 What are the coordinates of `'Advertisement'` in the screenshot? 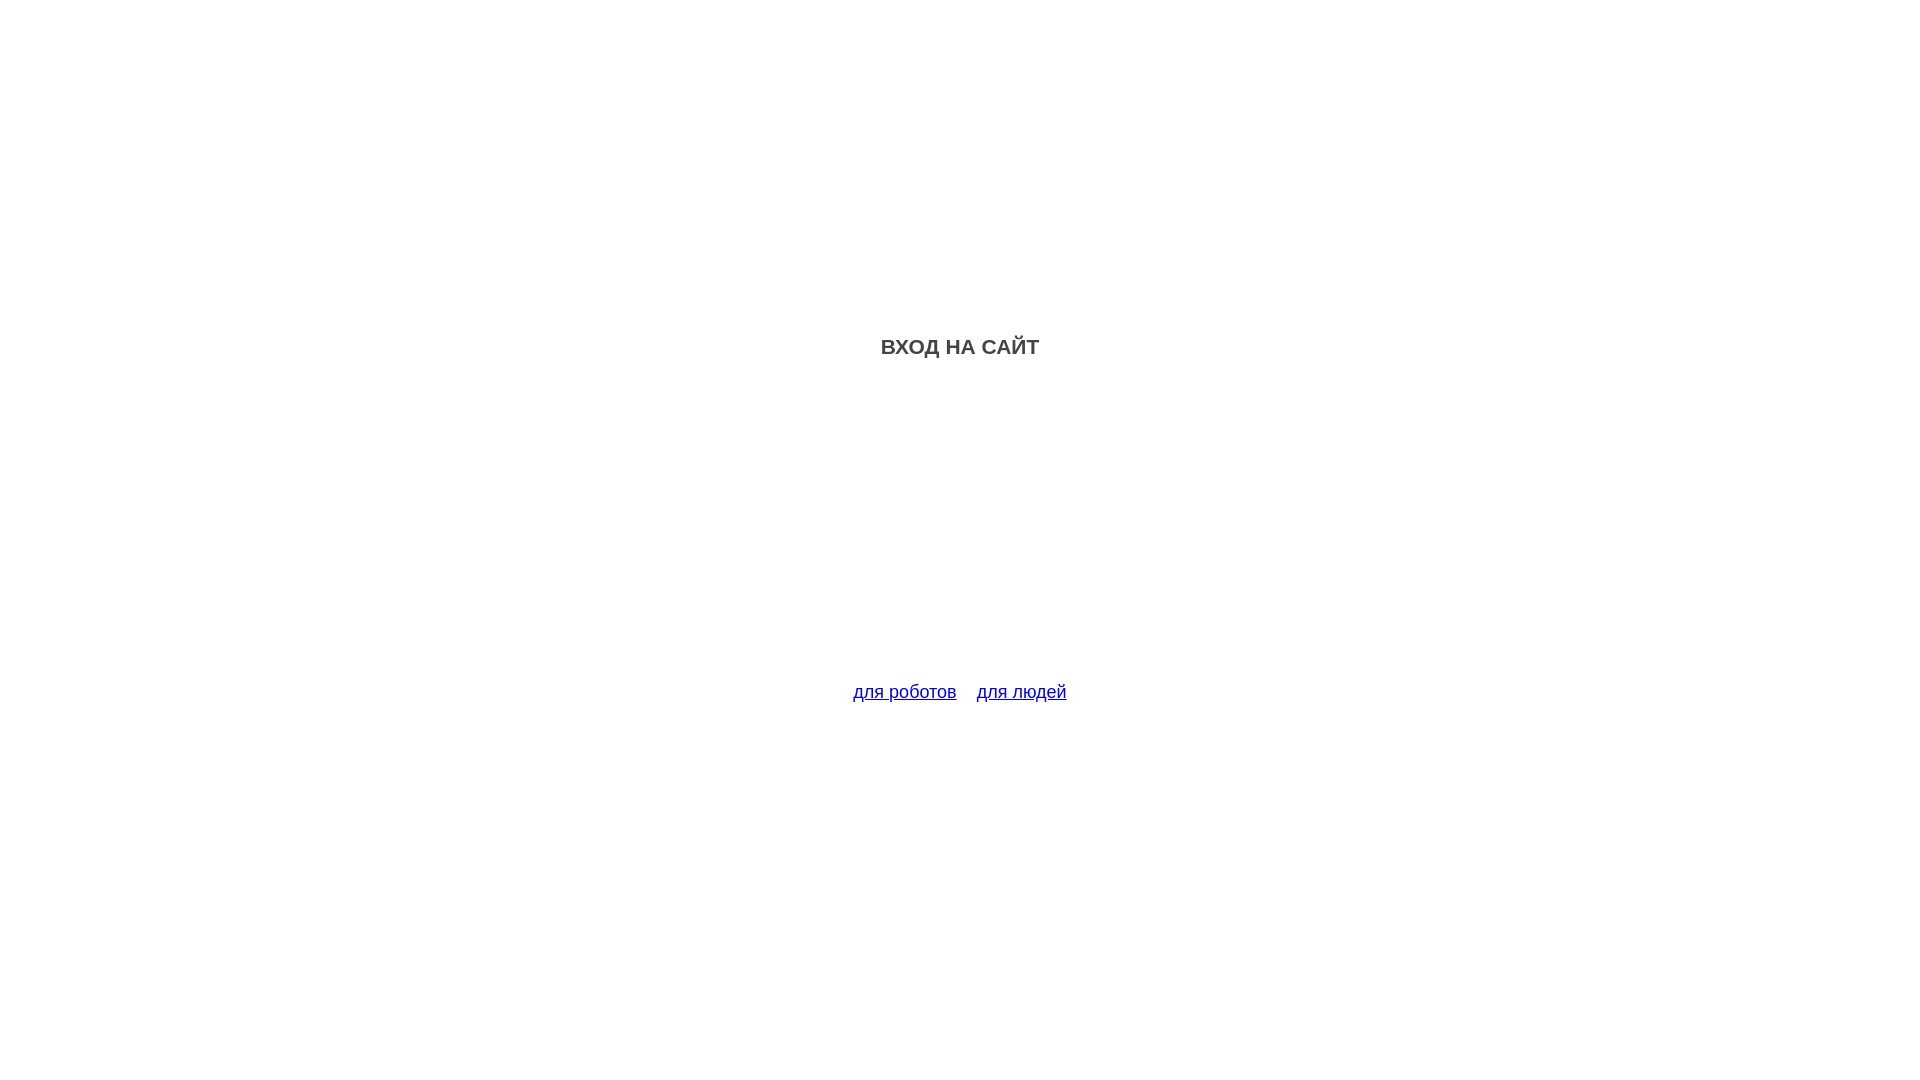 It's located at (960, 531).